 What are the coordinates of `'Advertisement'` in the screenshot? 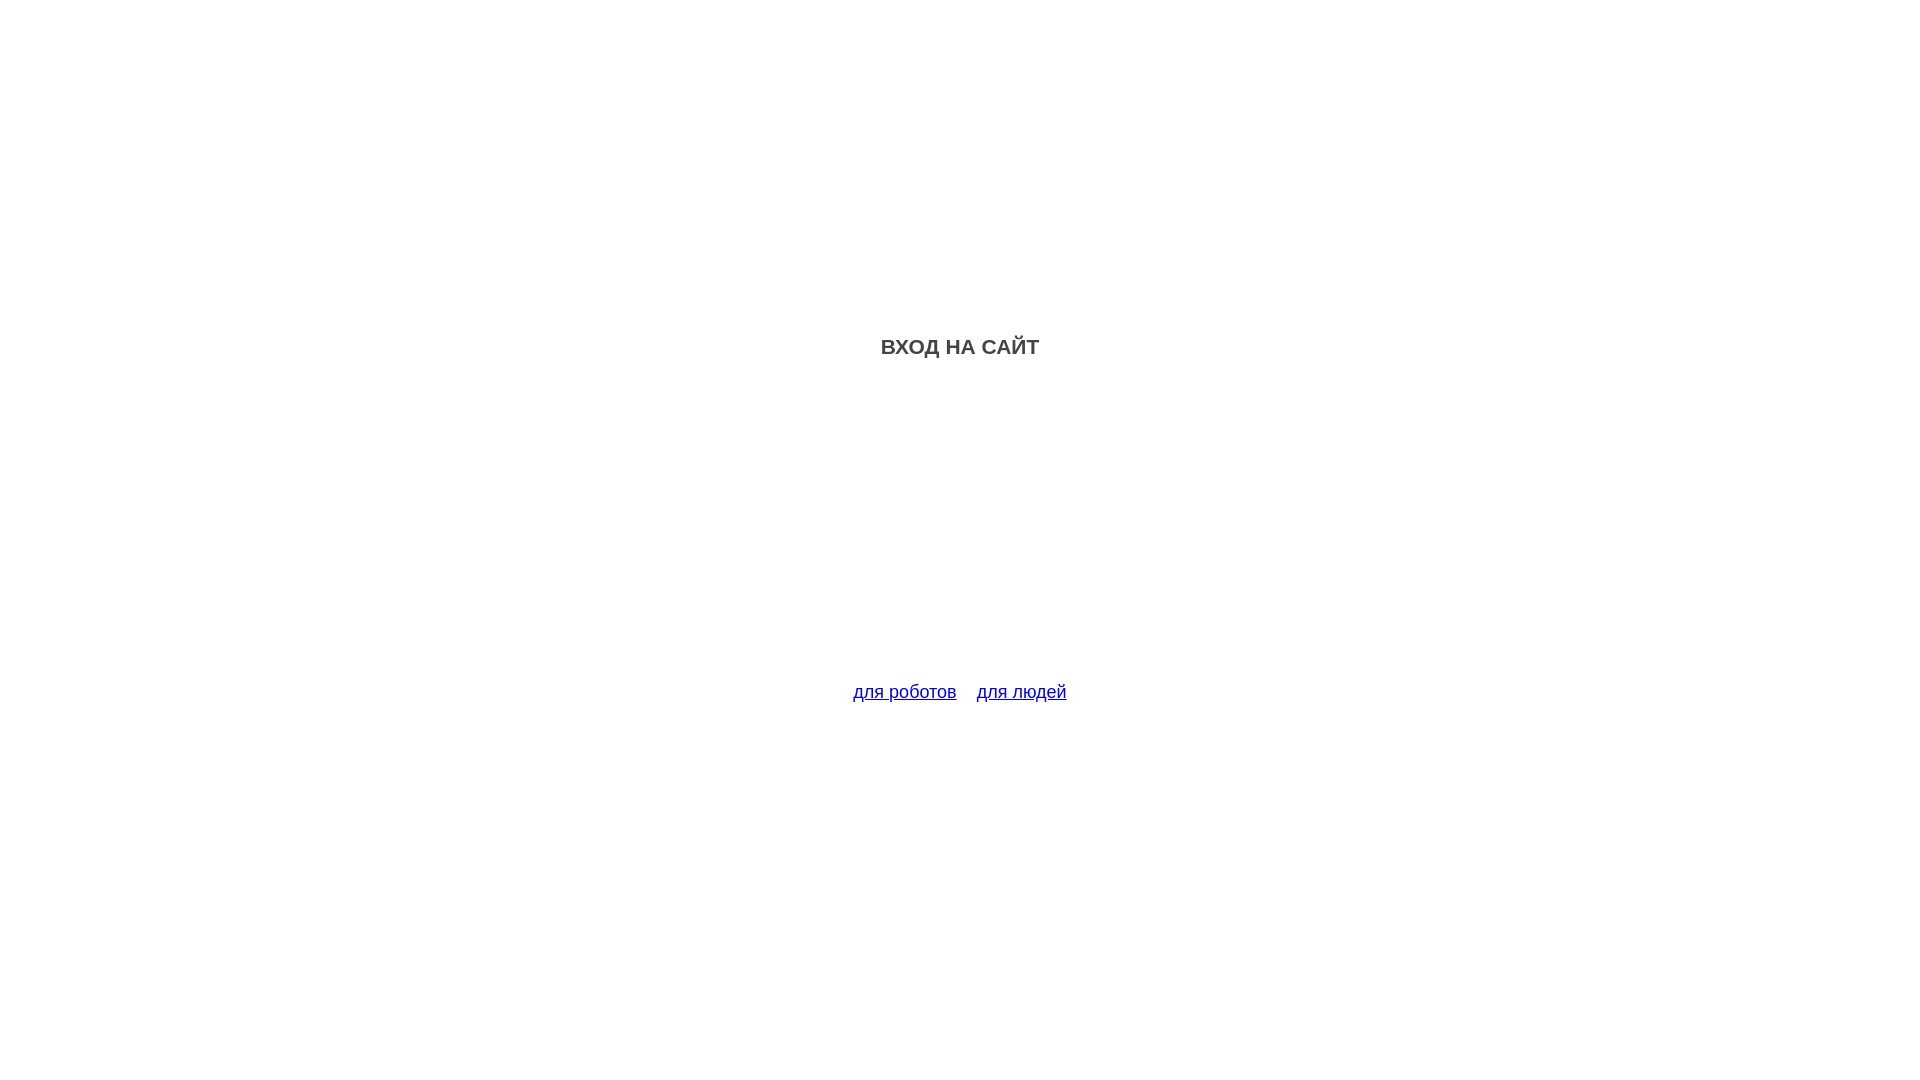 It's located at (960, 531).